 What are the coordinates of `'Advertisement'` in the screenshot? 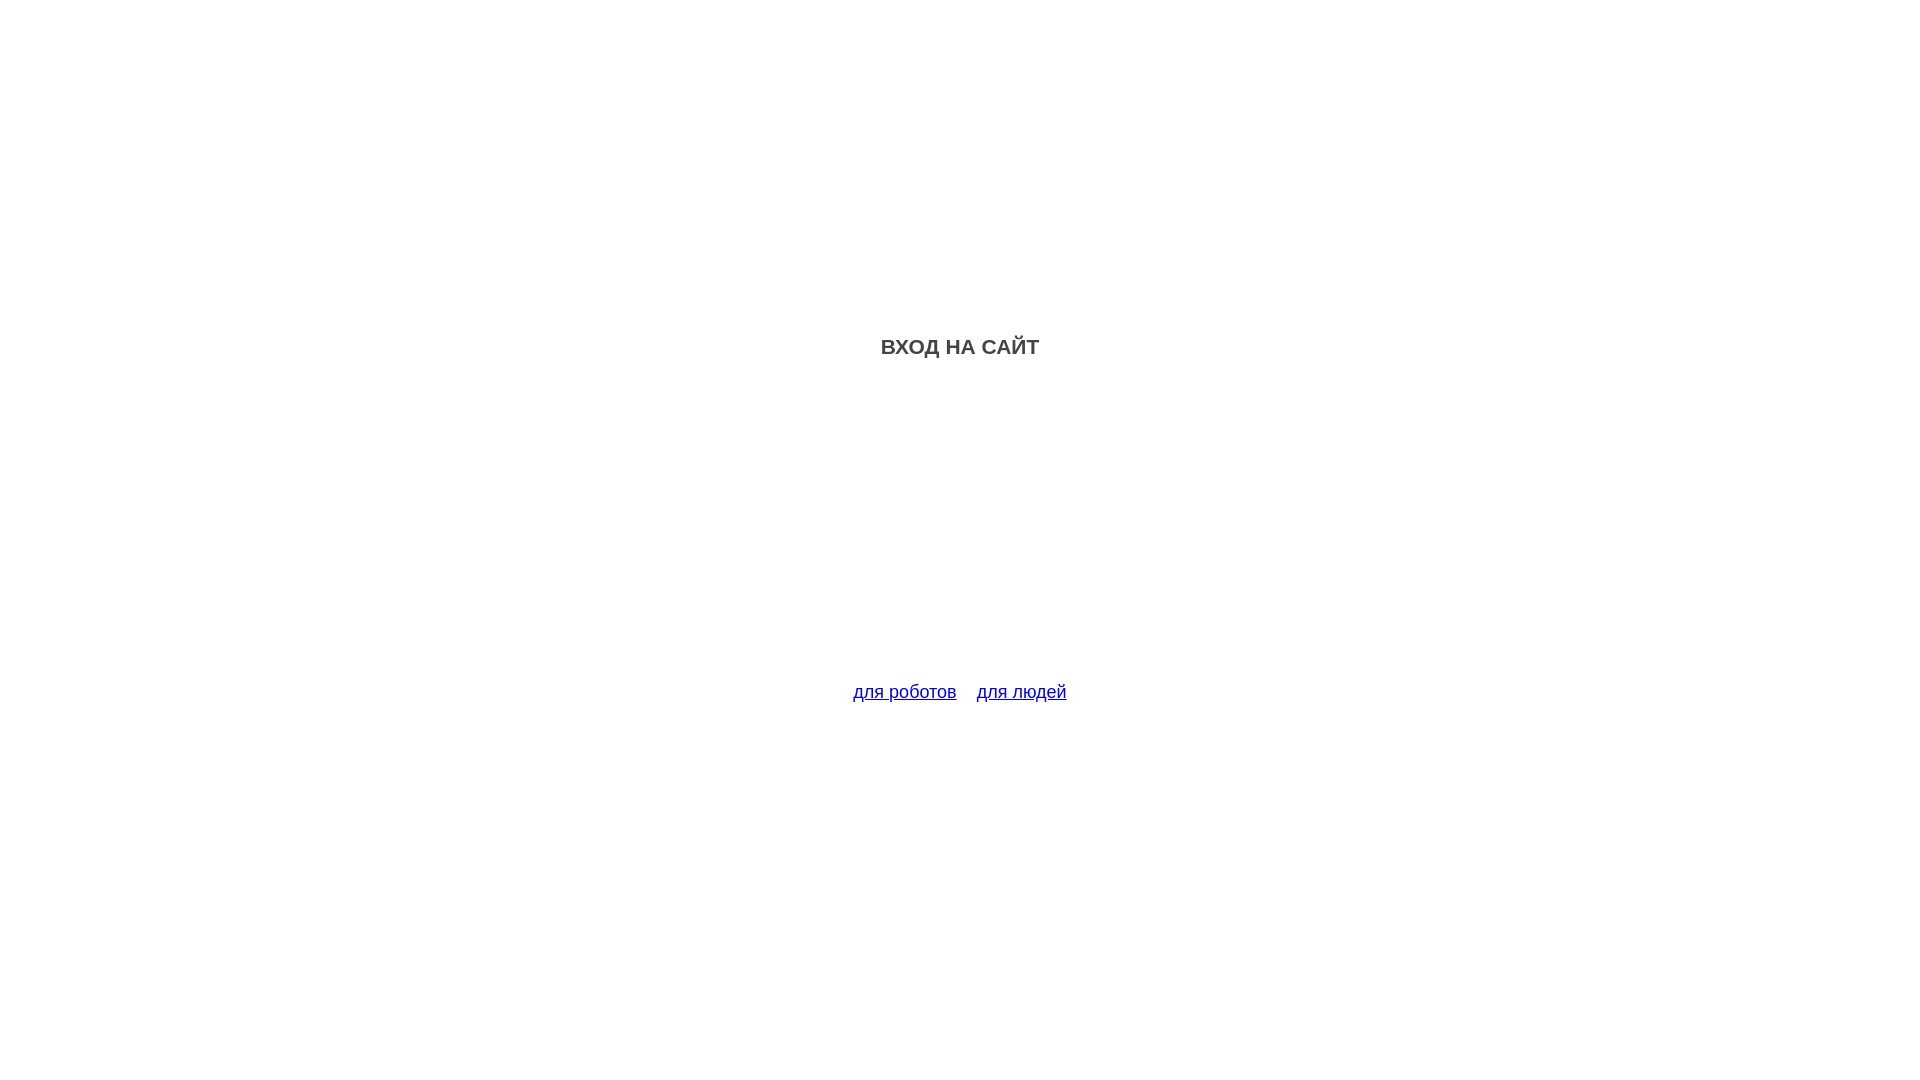 It's located at (960, 531).